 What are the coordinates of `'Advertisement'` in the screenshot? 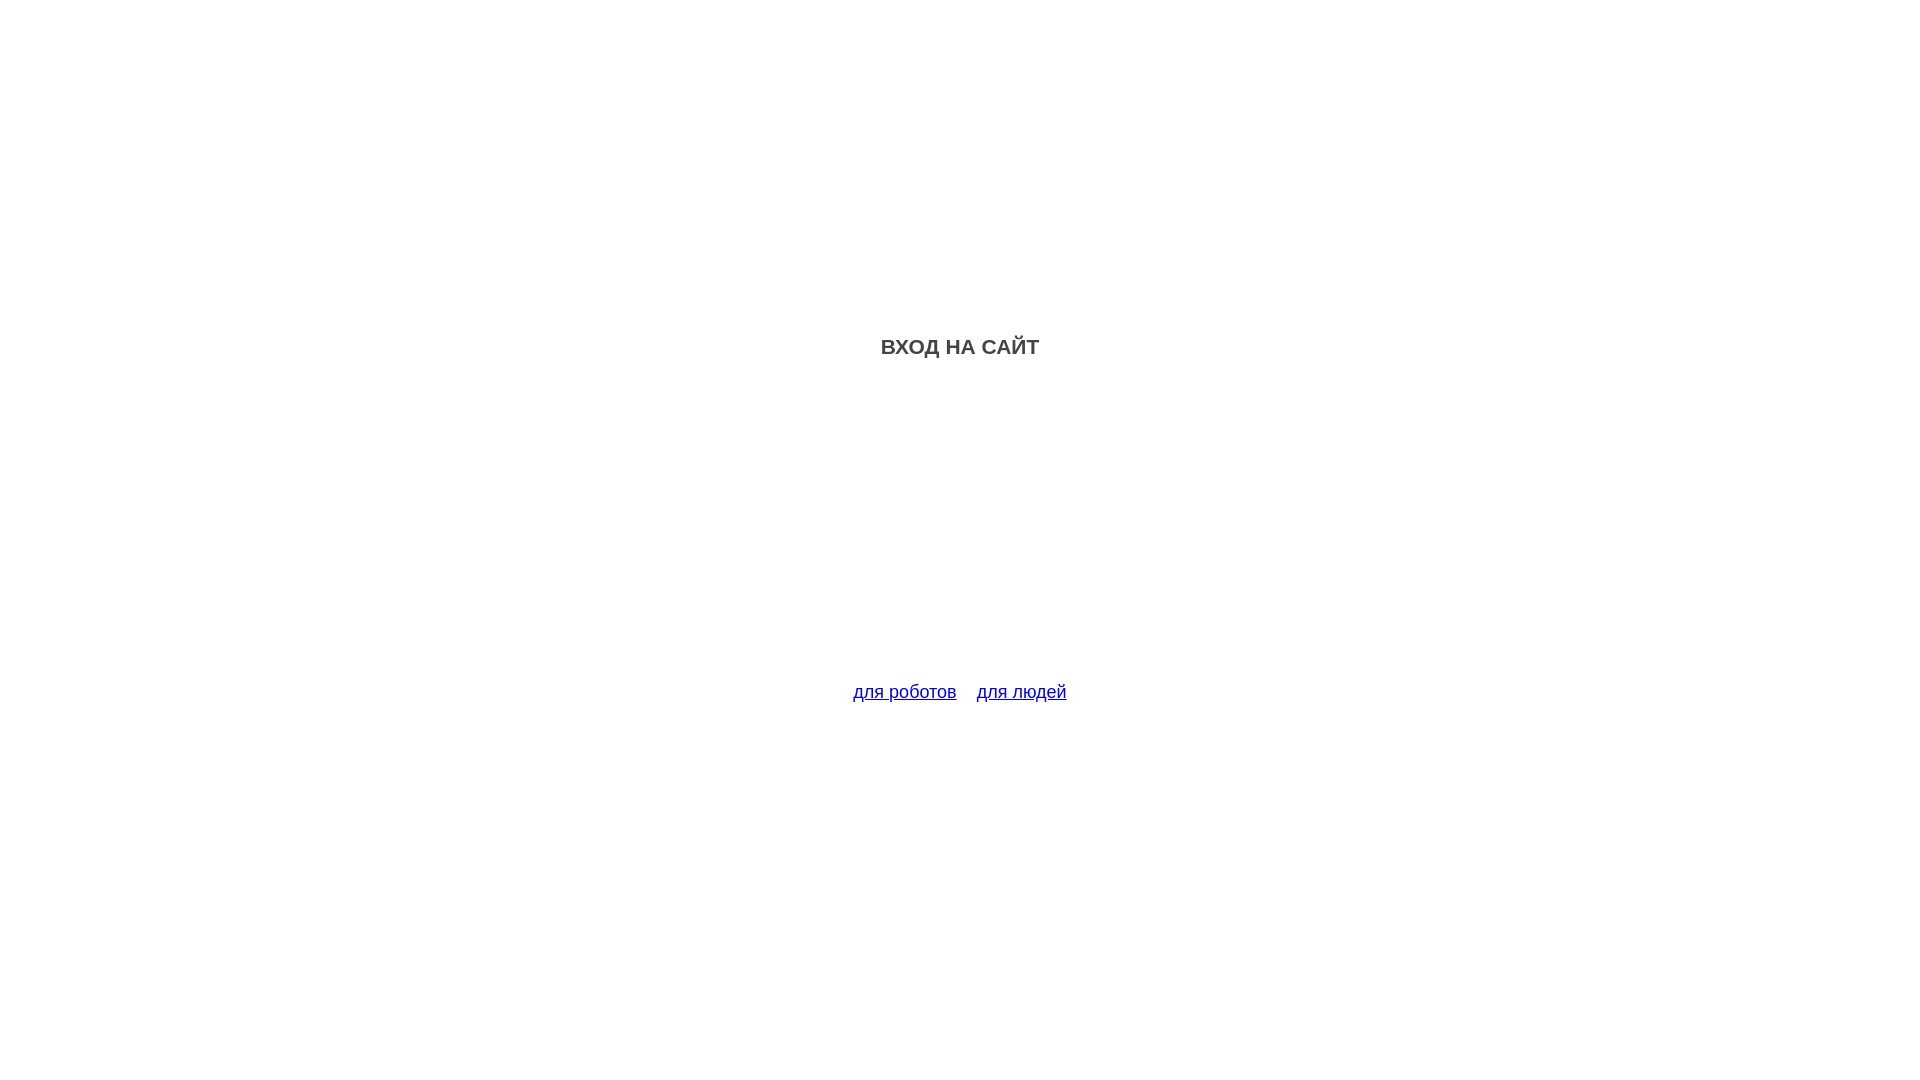 It's located at (960, 531).